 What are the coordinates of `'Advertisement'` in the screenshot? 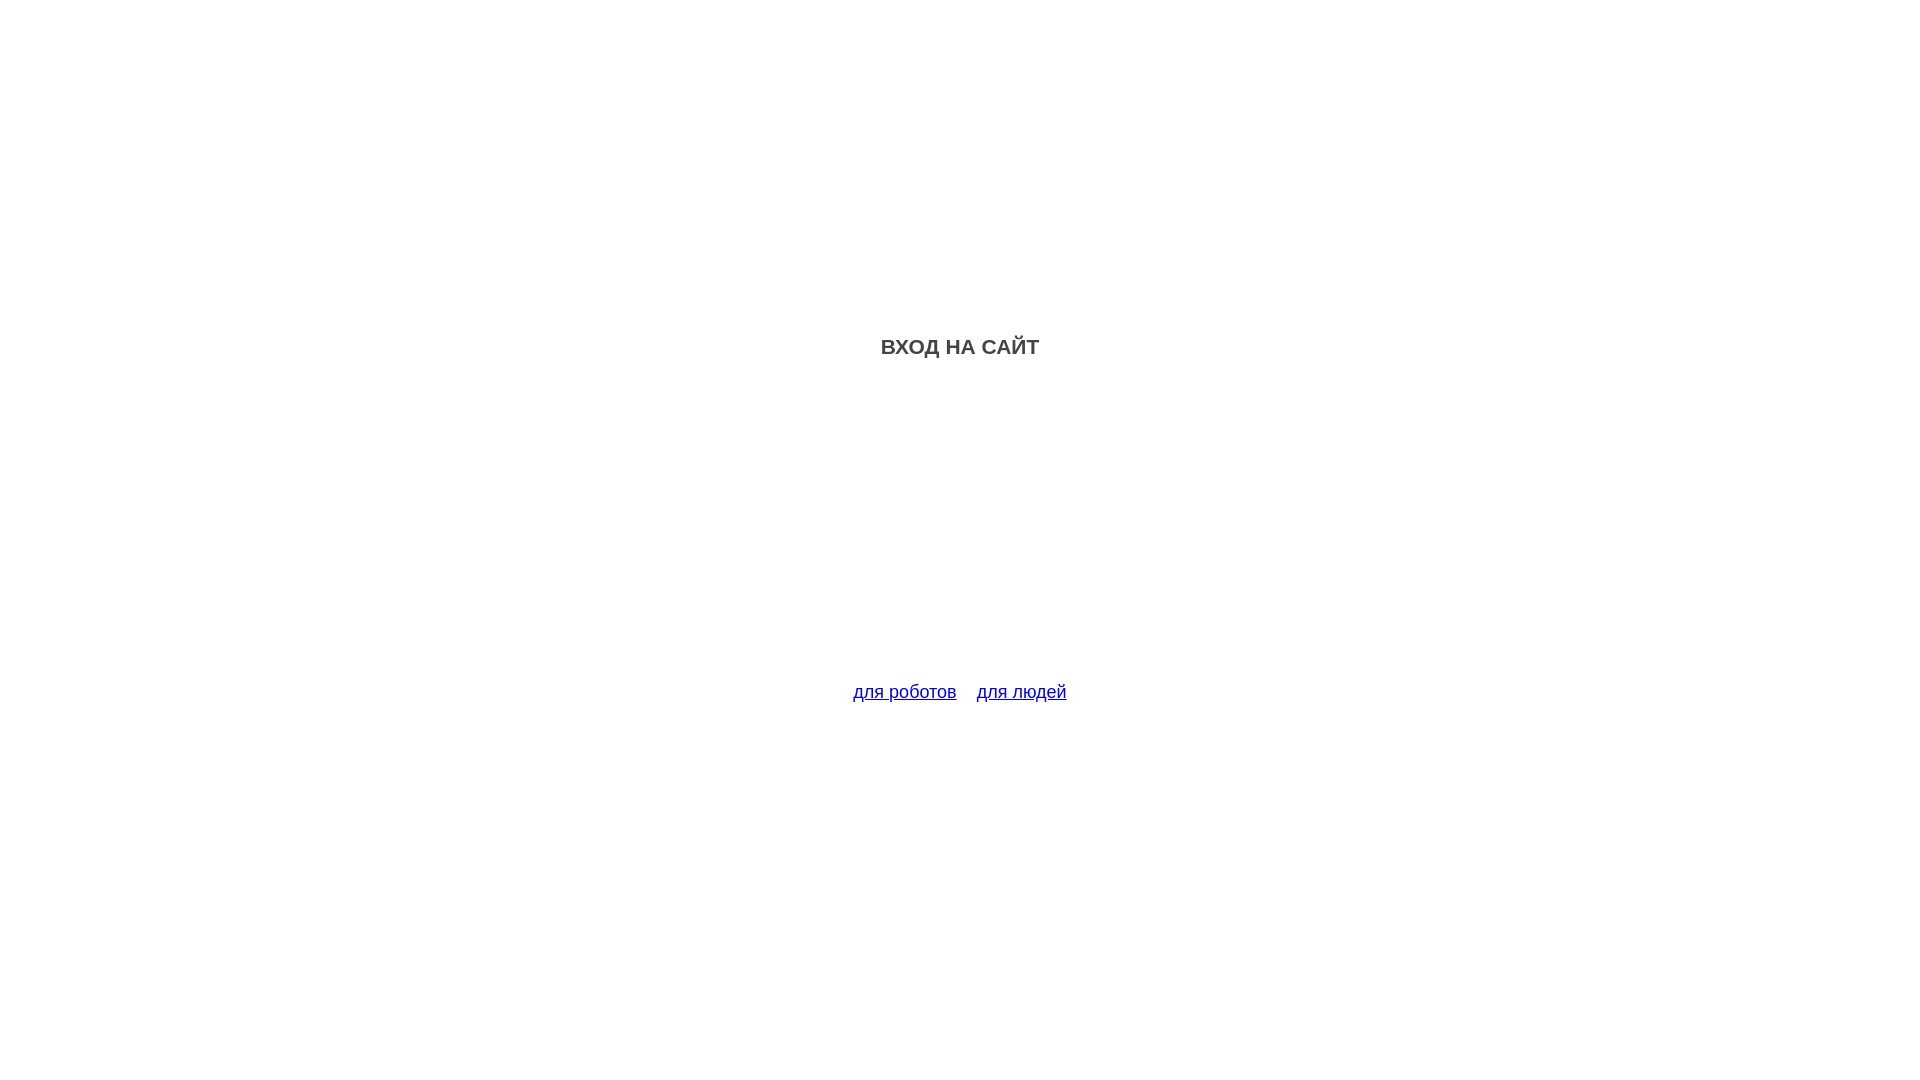 It's located at (960, 531).